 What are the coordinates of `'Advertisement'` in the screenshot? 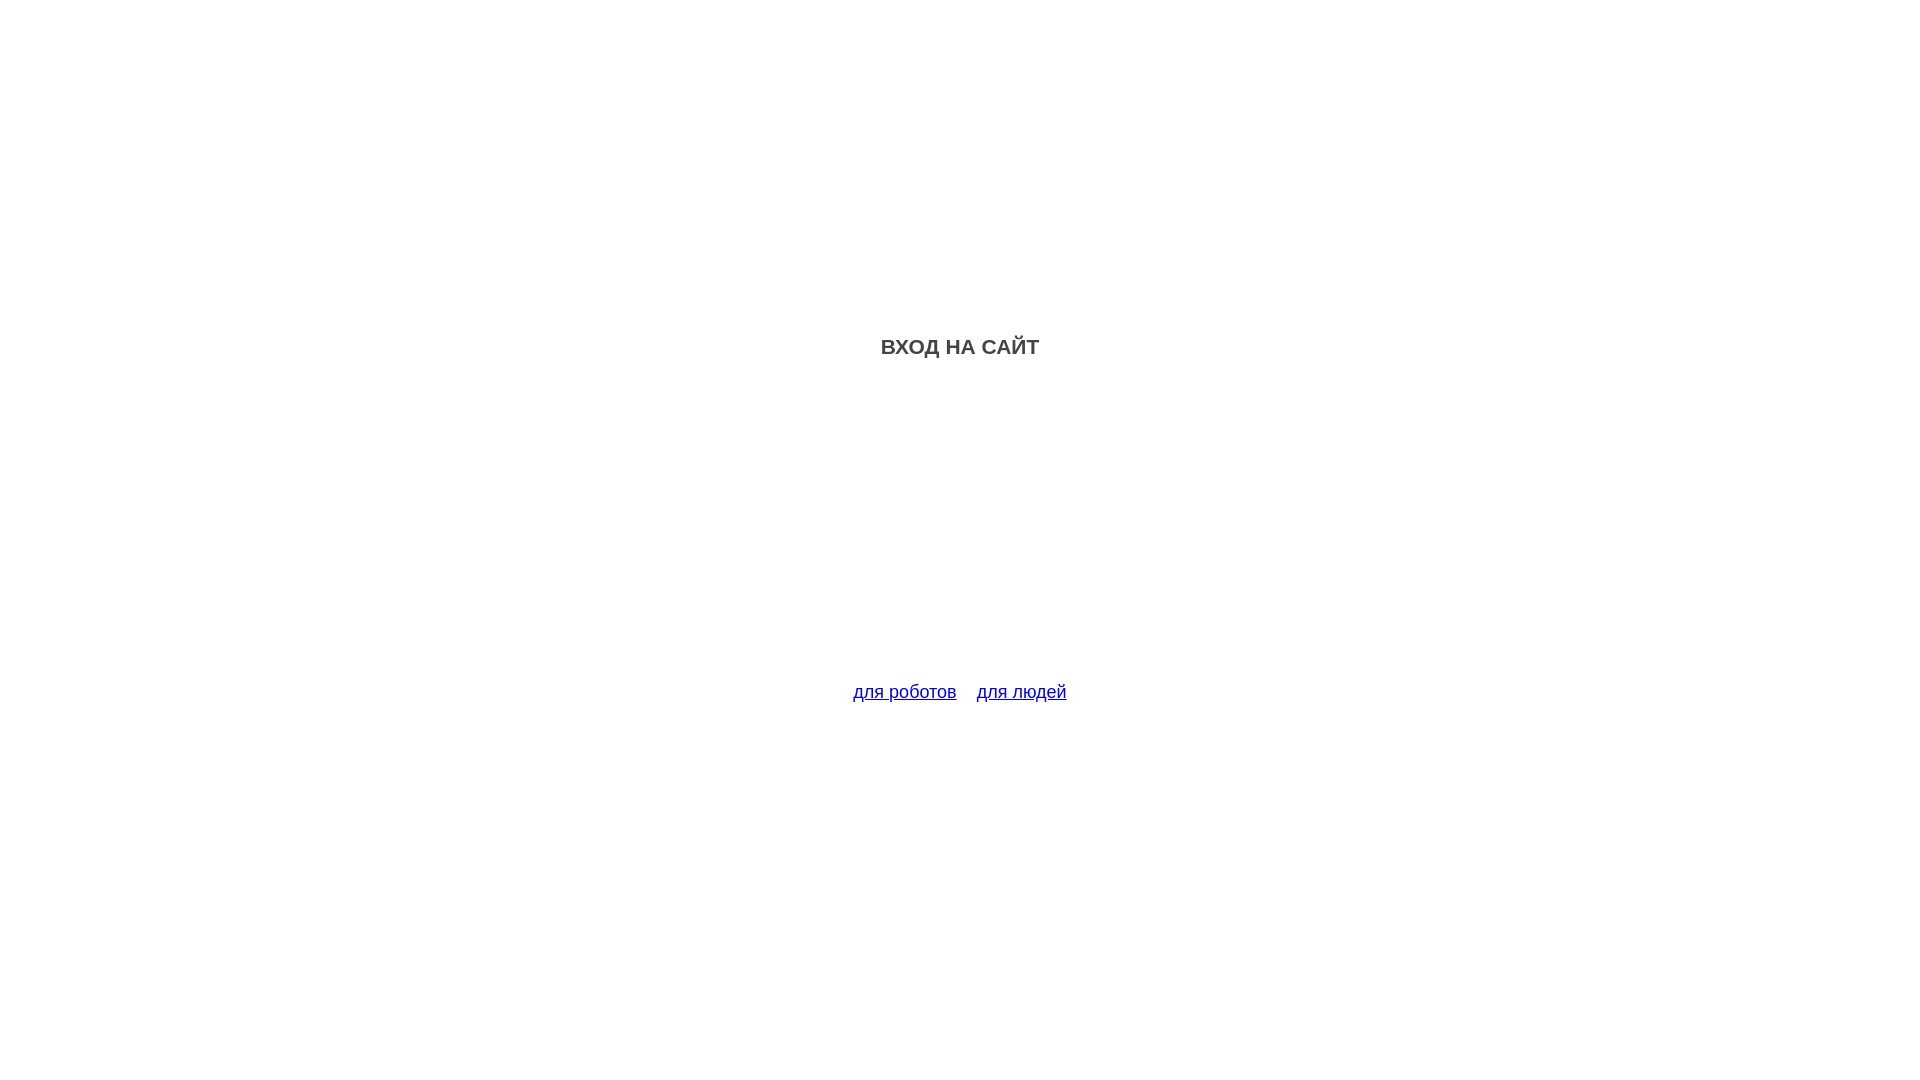 It's located at (960, 531).